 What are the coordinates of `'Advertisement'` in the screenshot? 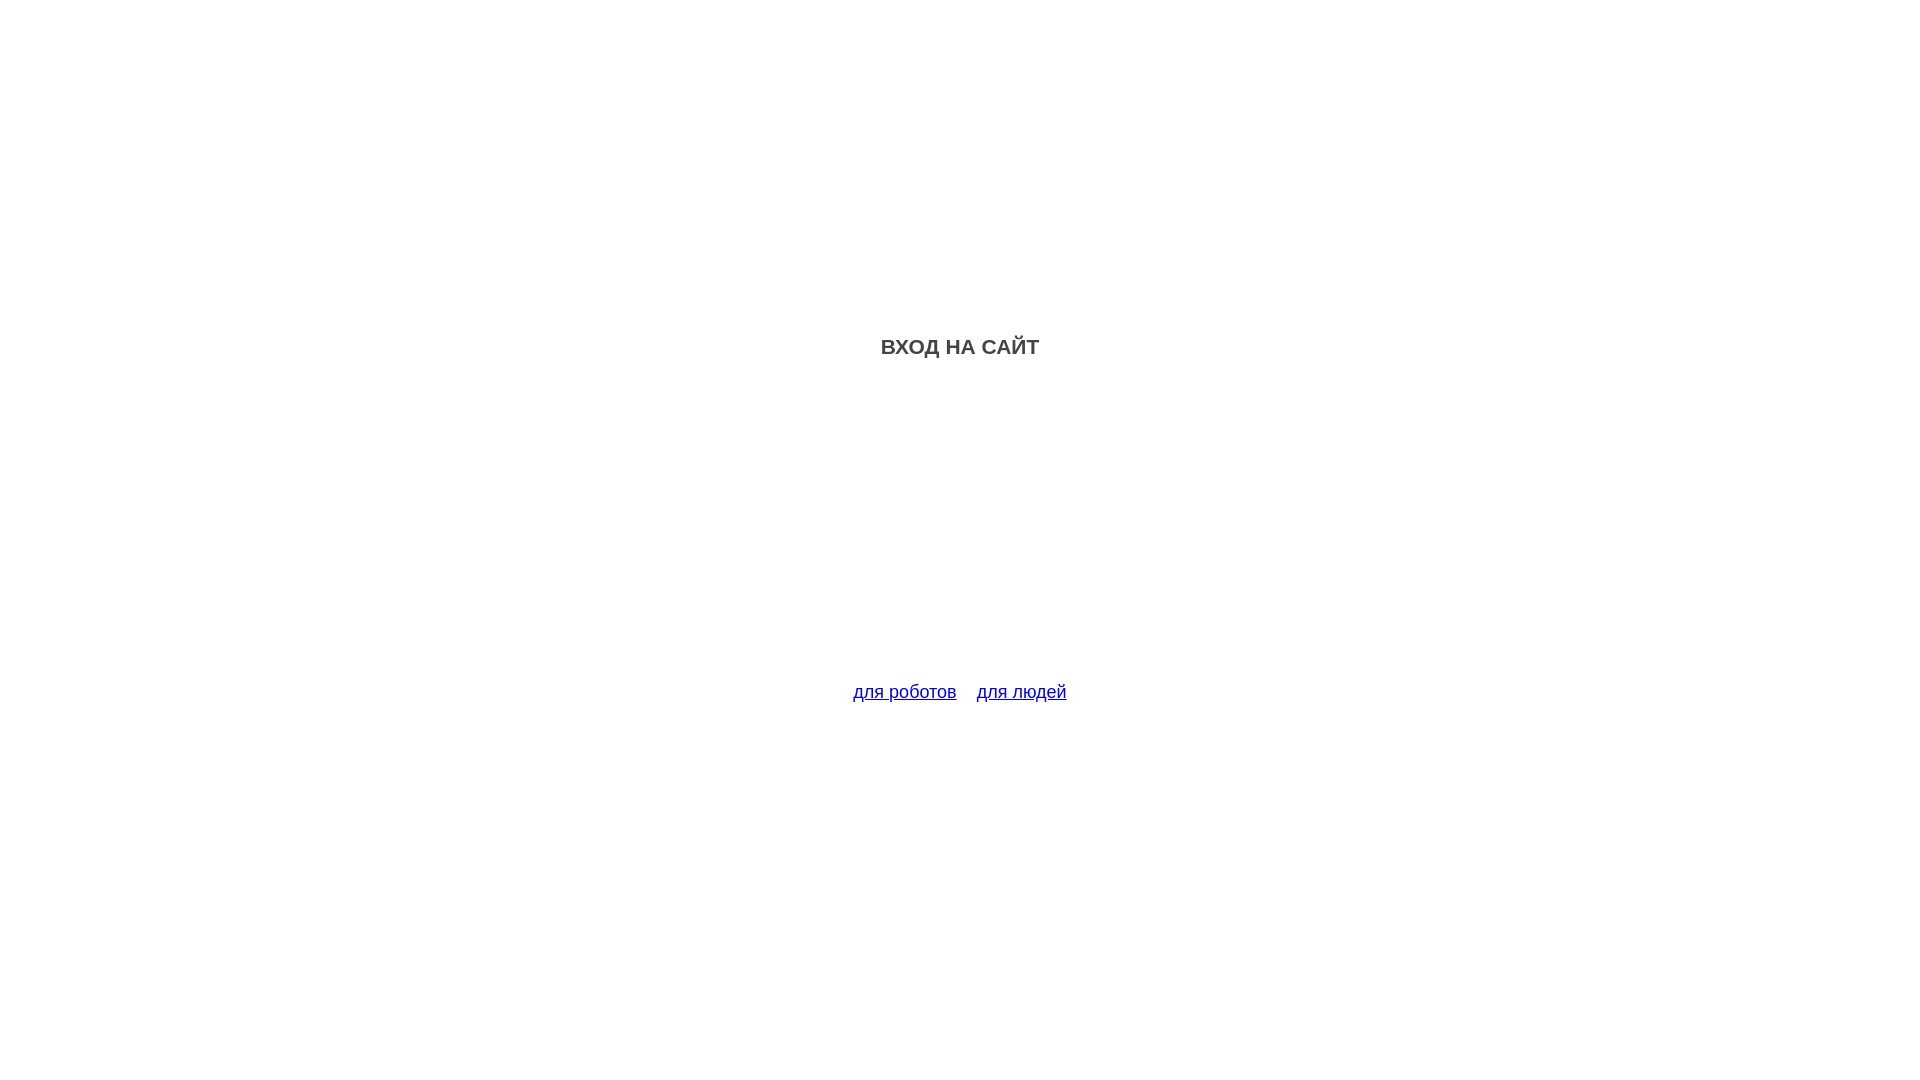 It's located at (960, 531).